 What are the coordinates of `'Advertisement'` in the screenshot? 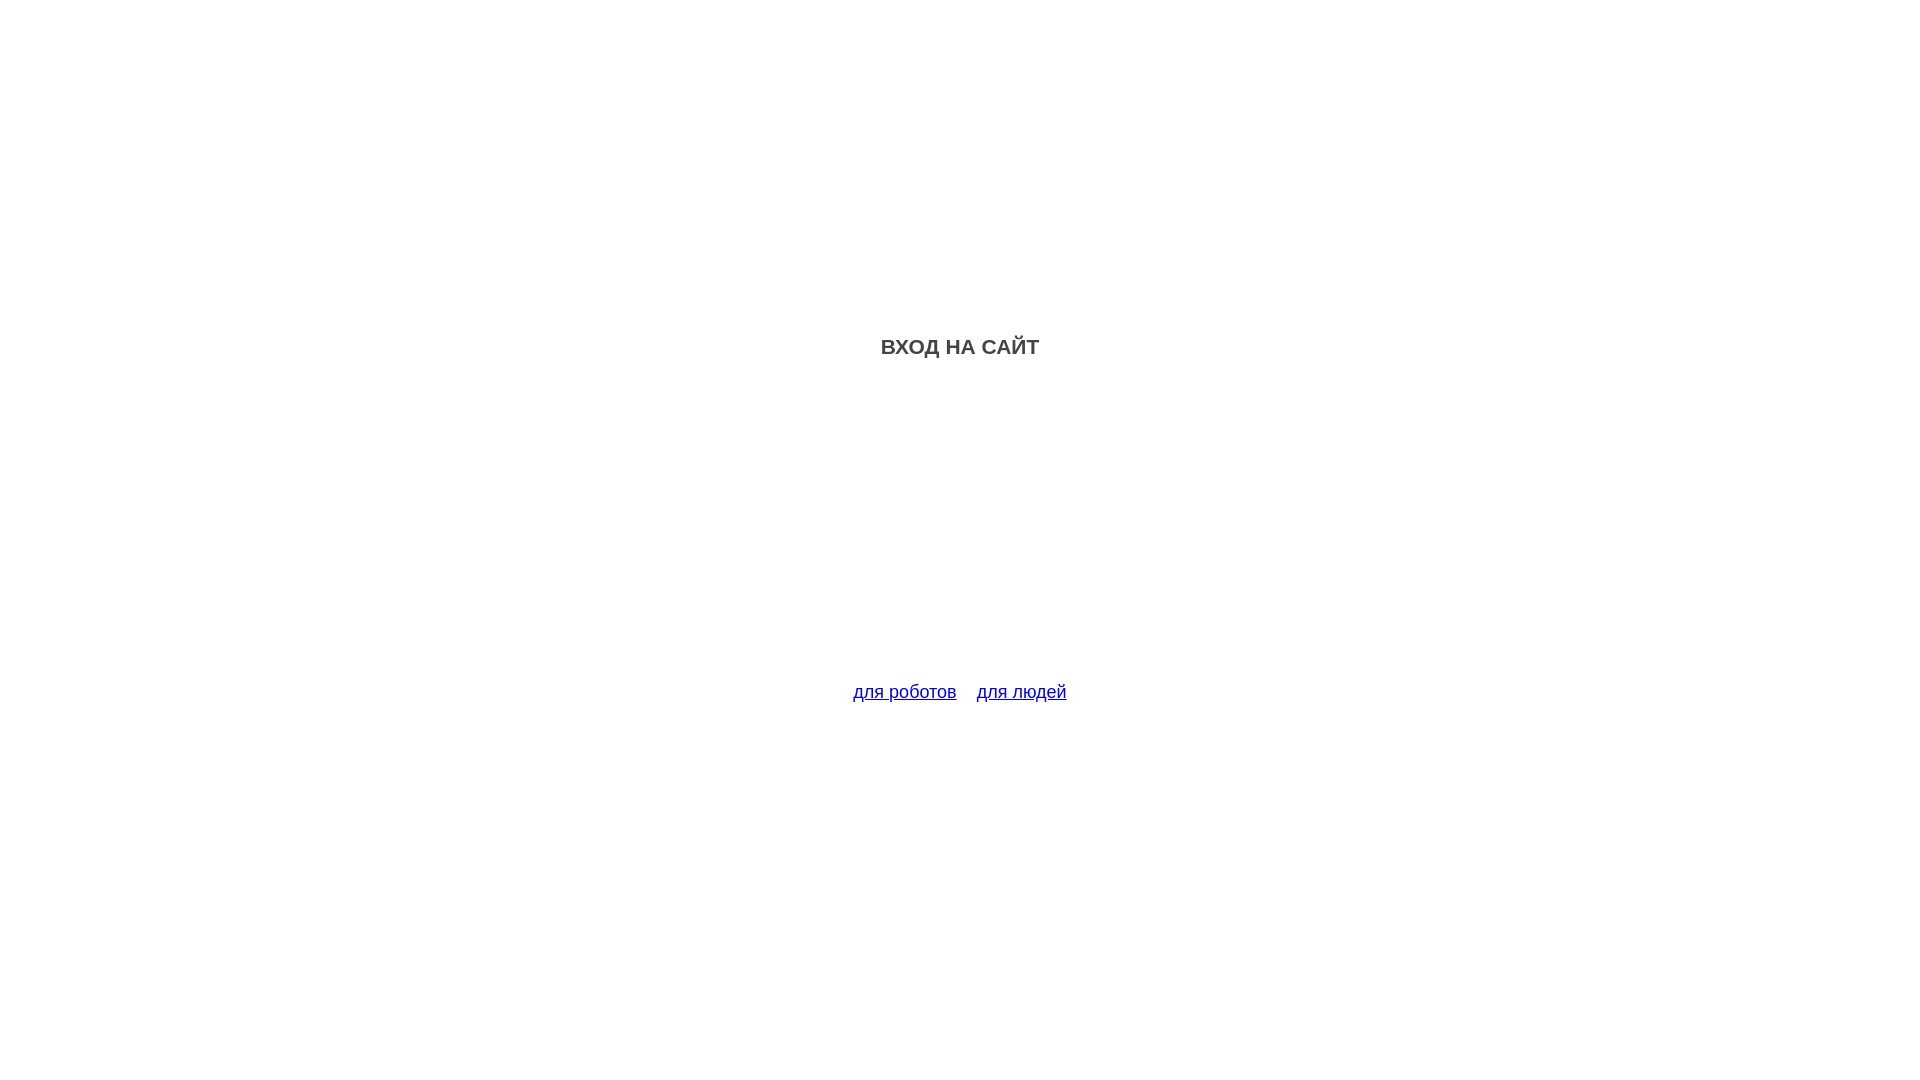 It's located at (960, 531).